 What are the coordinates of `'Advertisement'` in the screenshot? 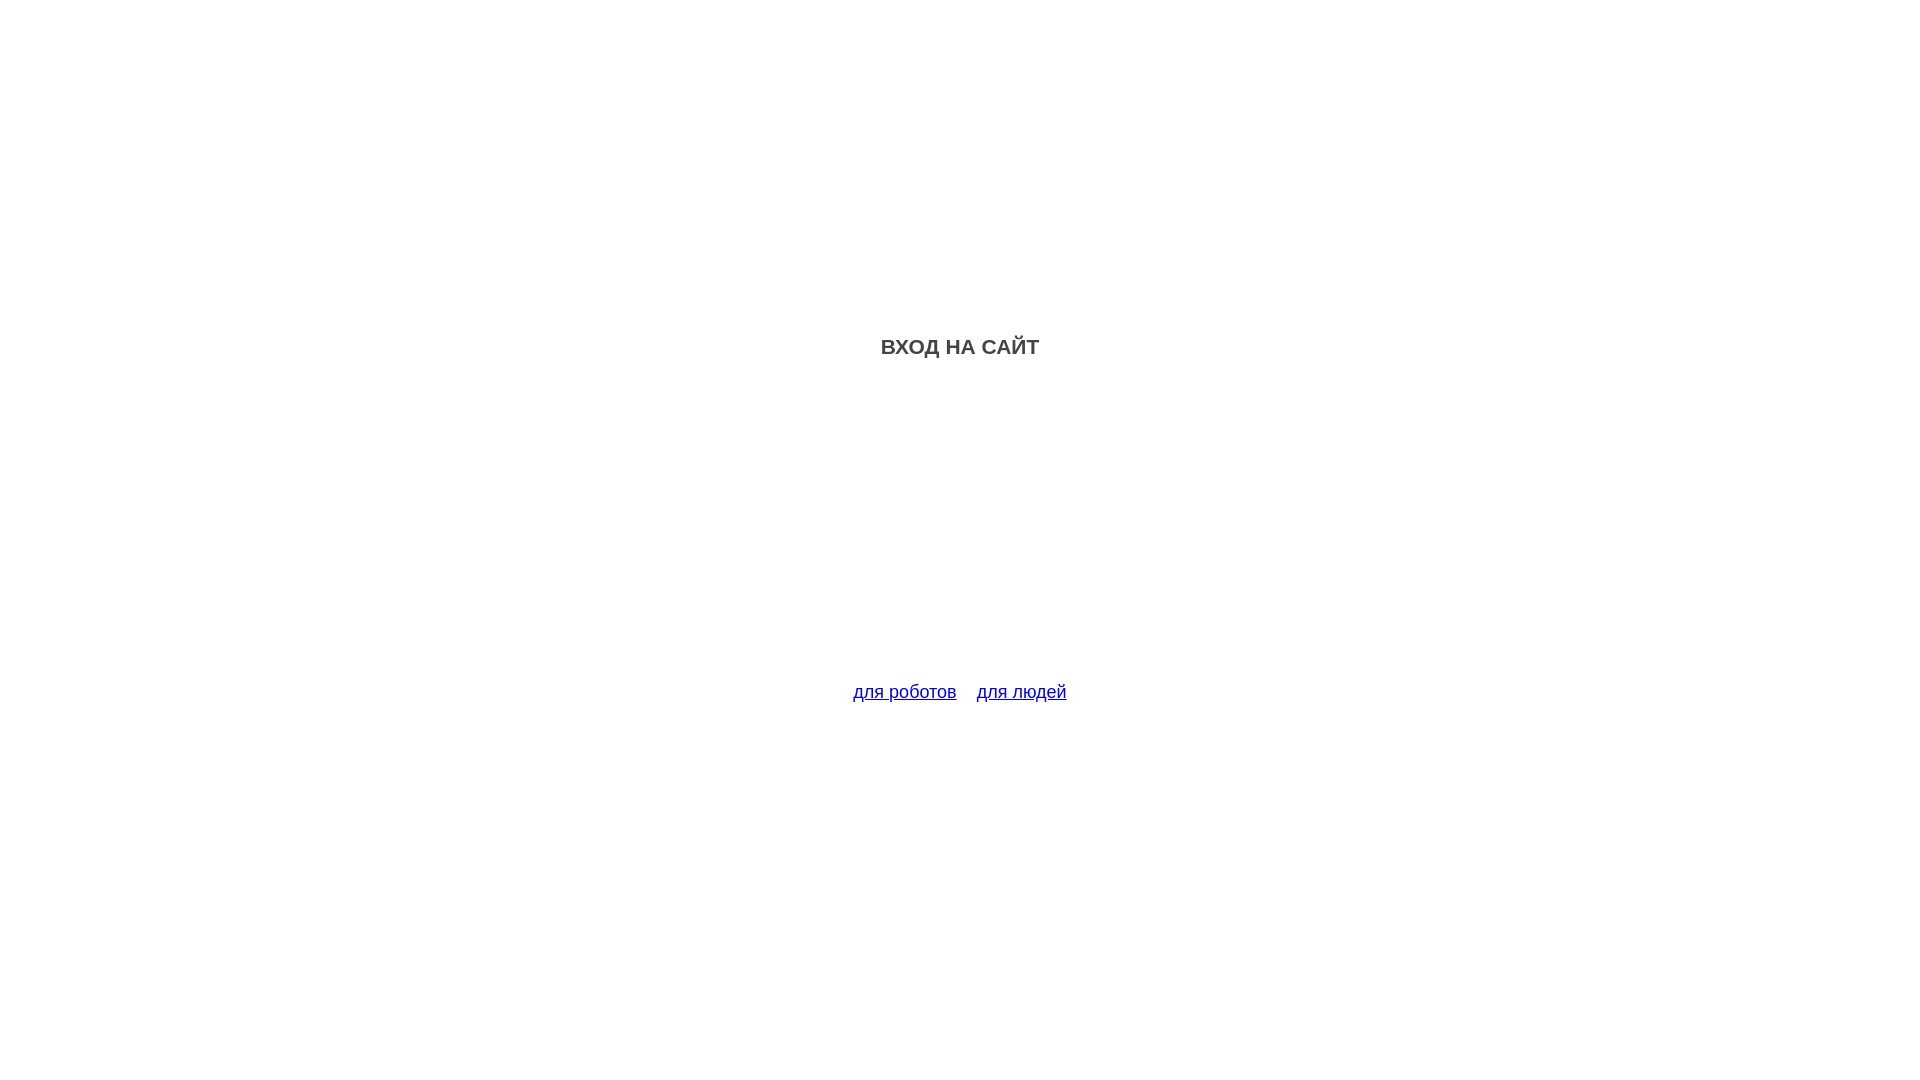 It's located at (960, 531).